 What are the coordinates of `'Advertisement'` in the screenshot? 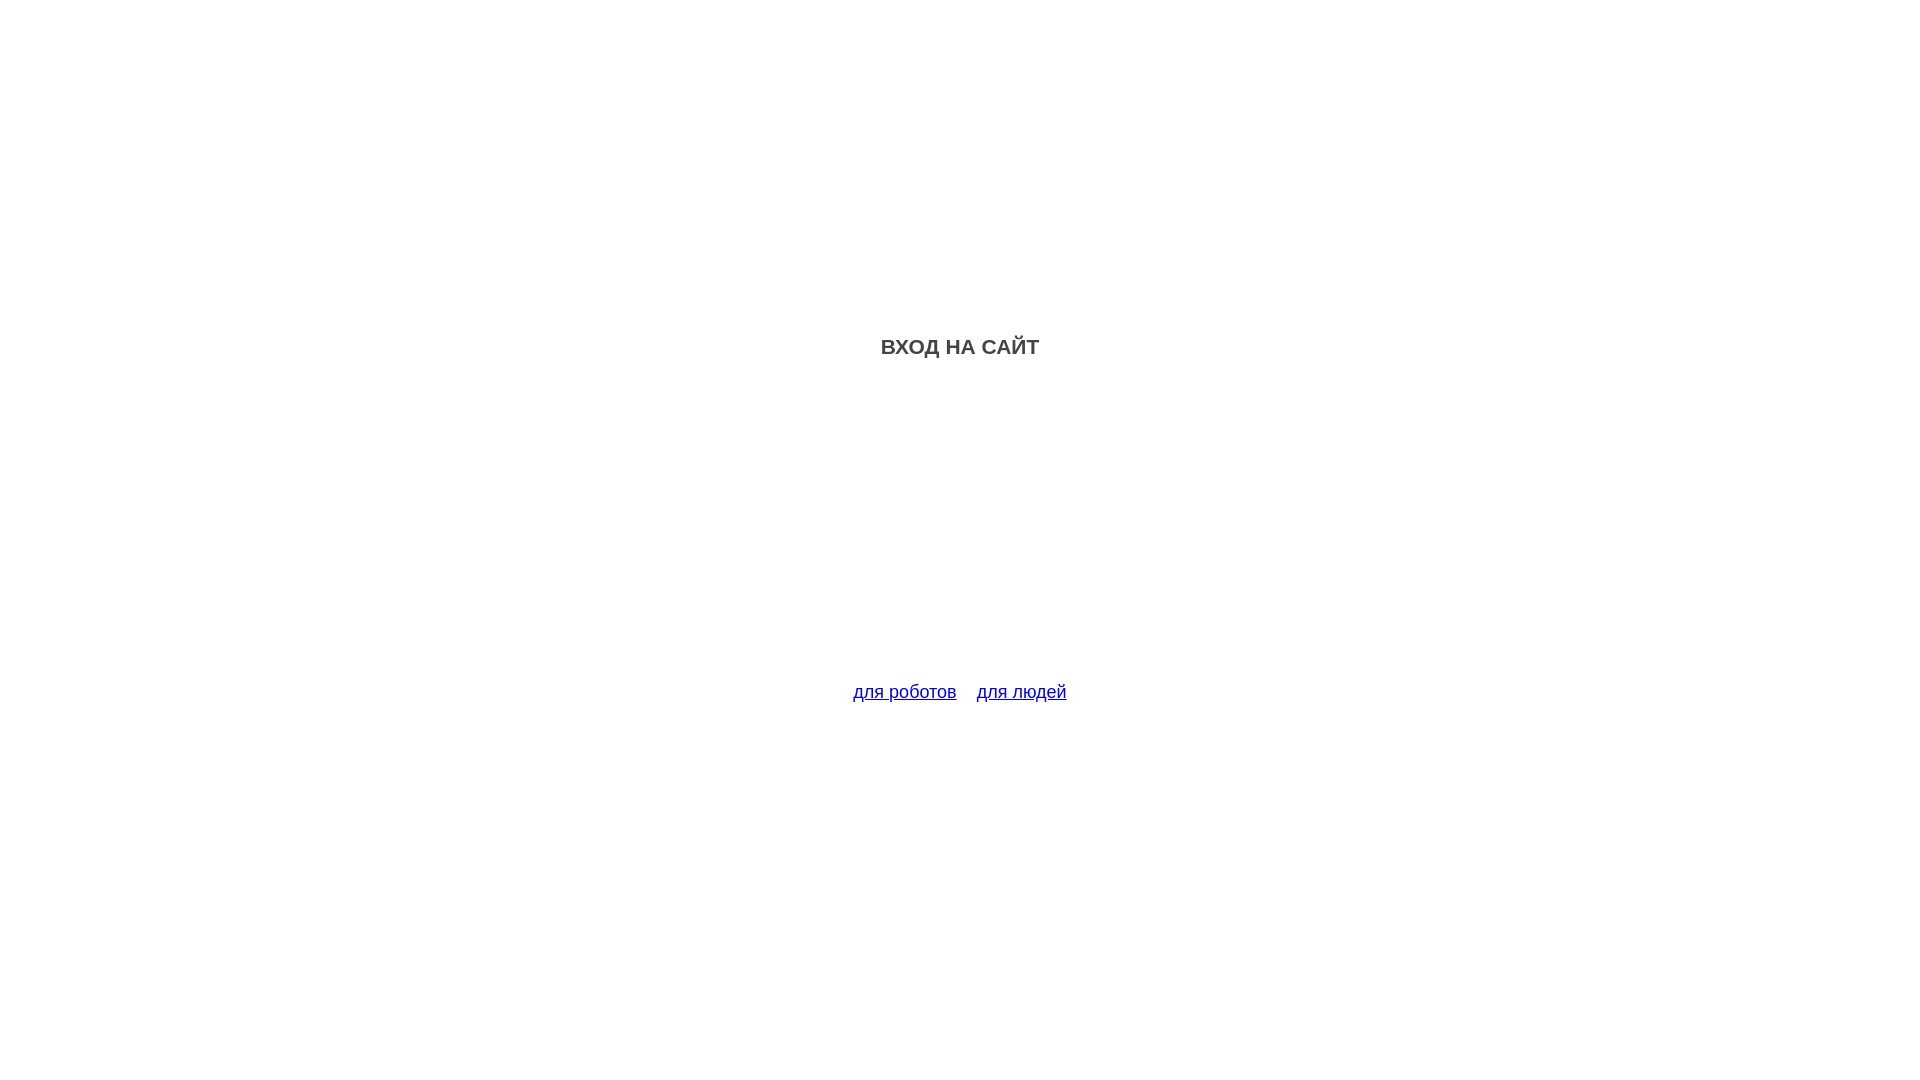 It's located at (960, 531).